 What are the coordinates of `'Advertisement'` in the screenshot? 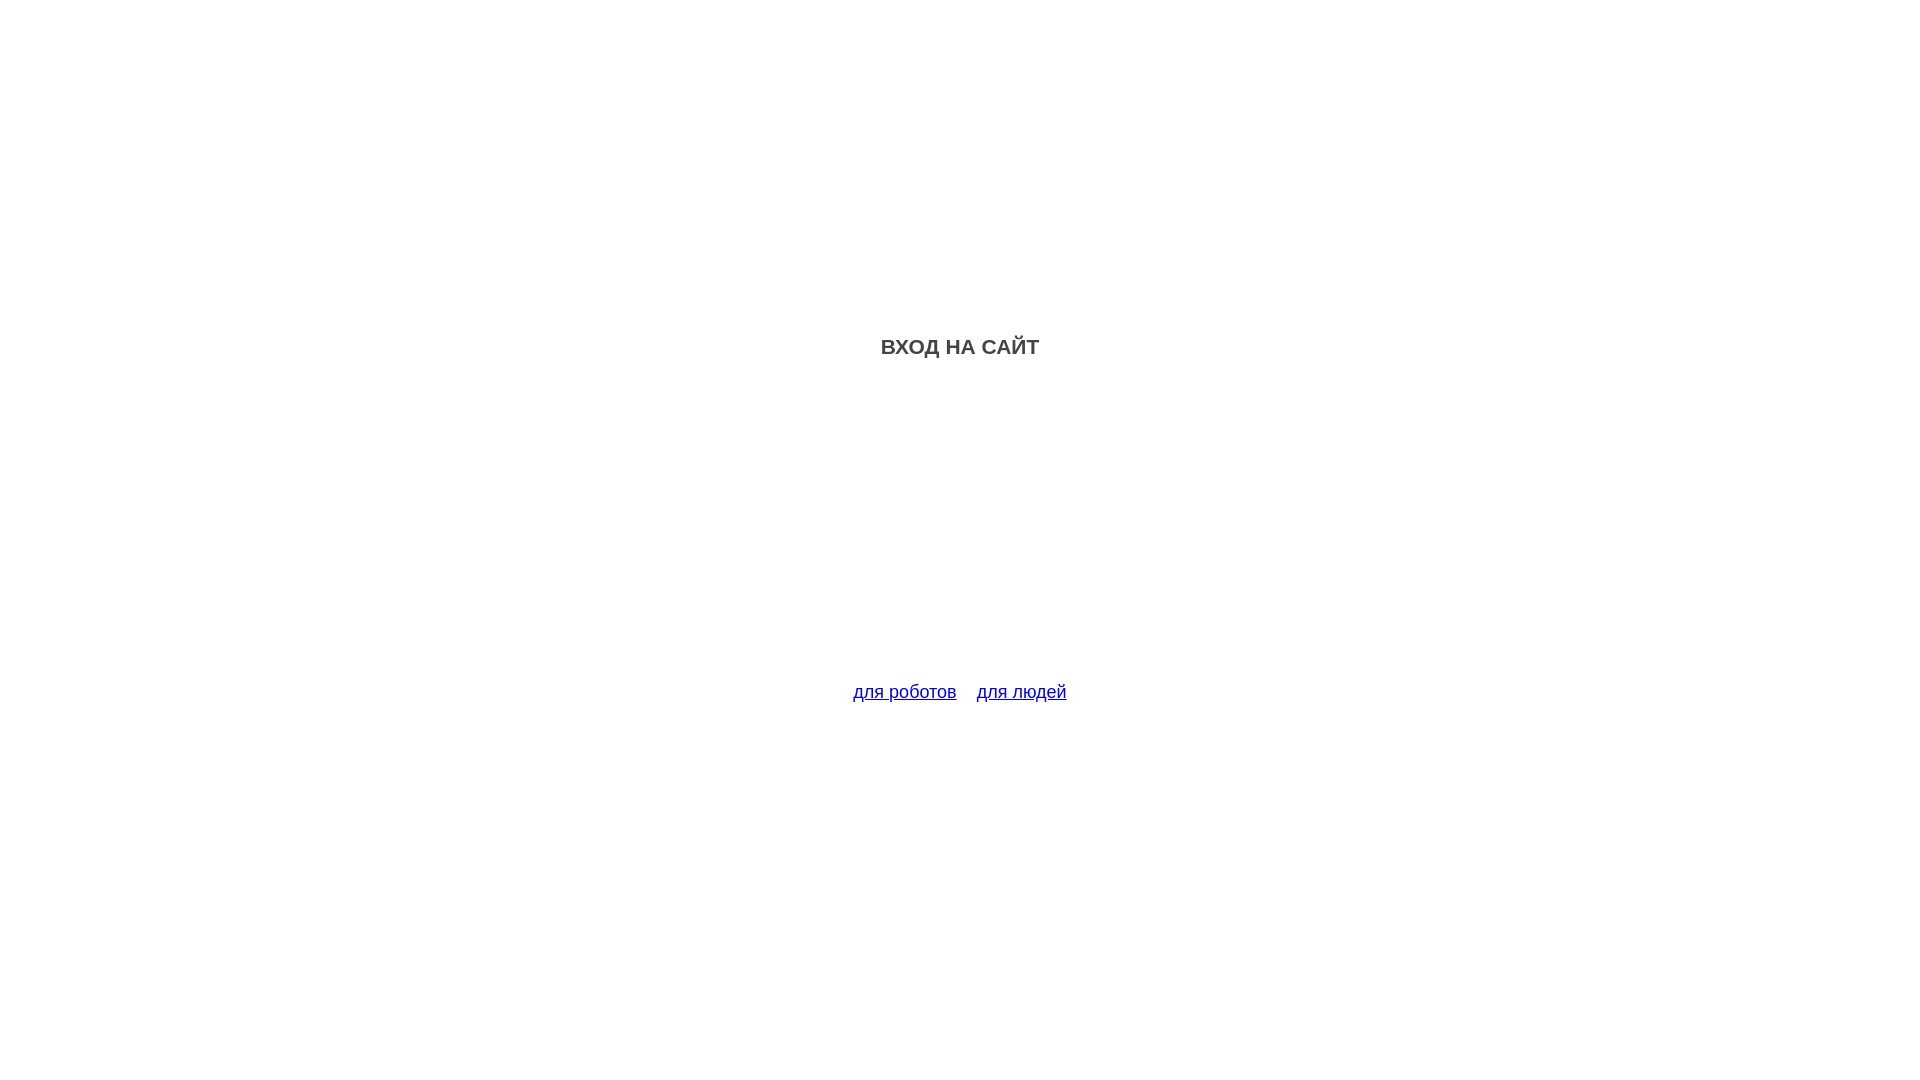 It's located at (960, 531).